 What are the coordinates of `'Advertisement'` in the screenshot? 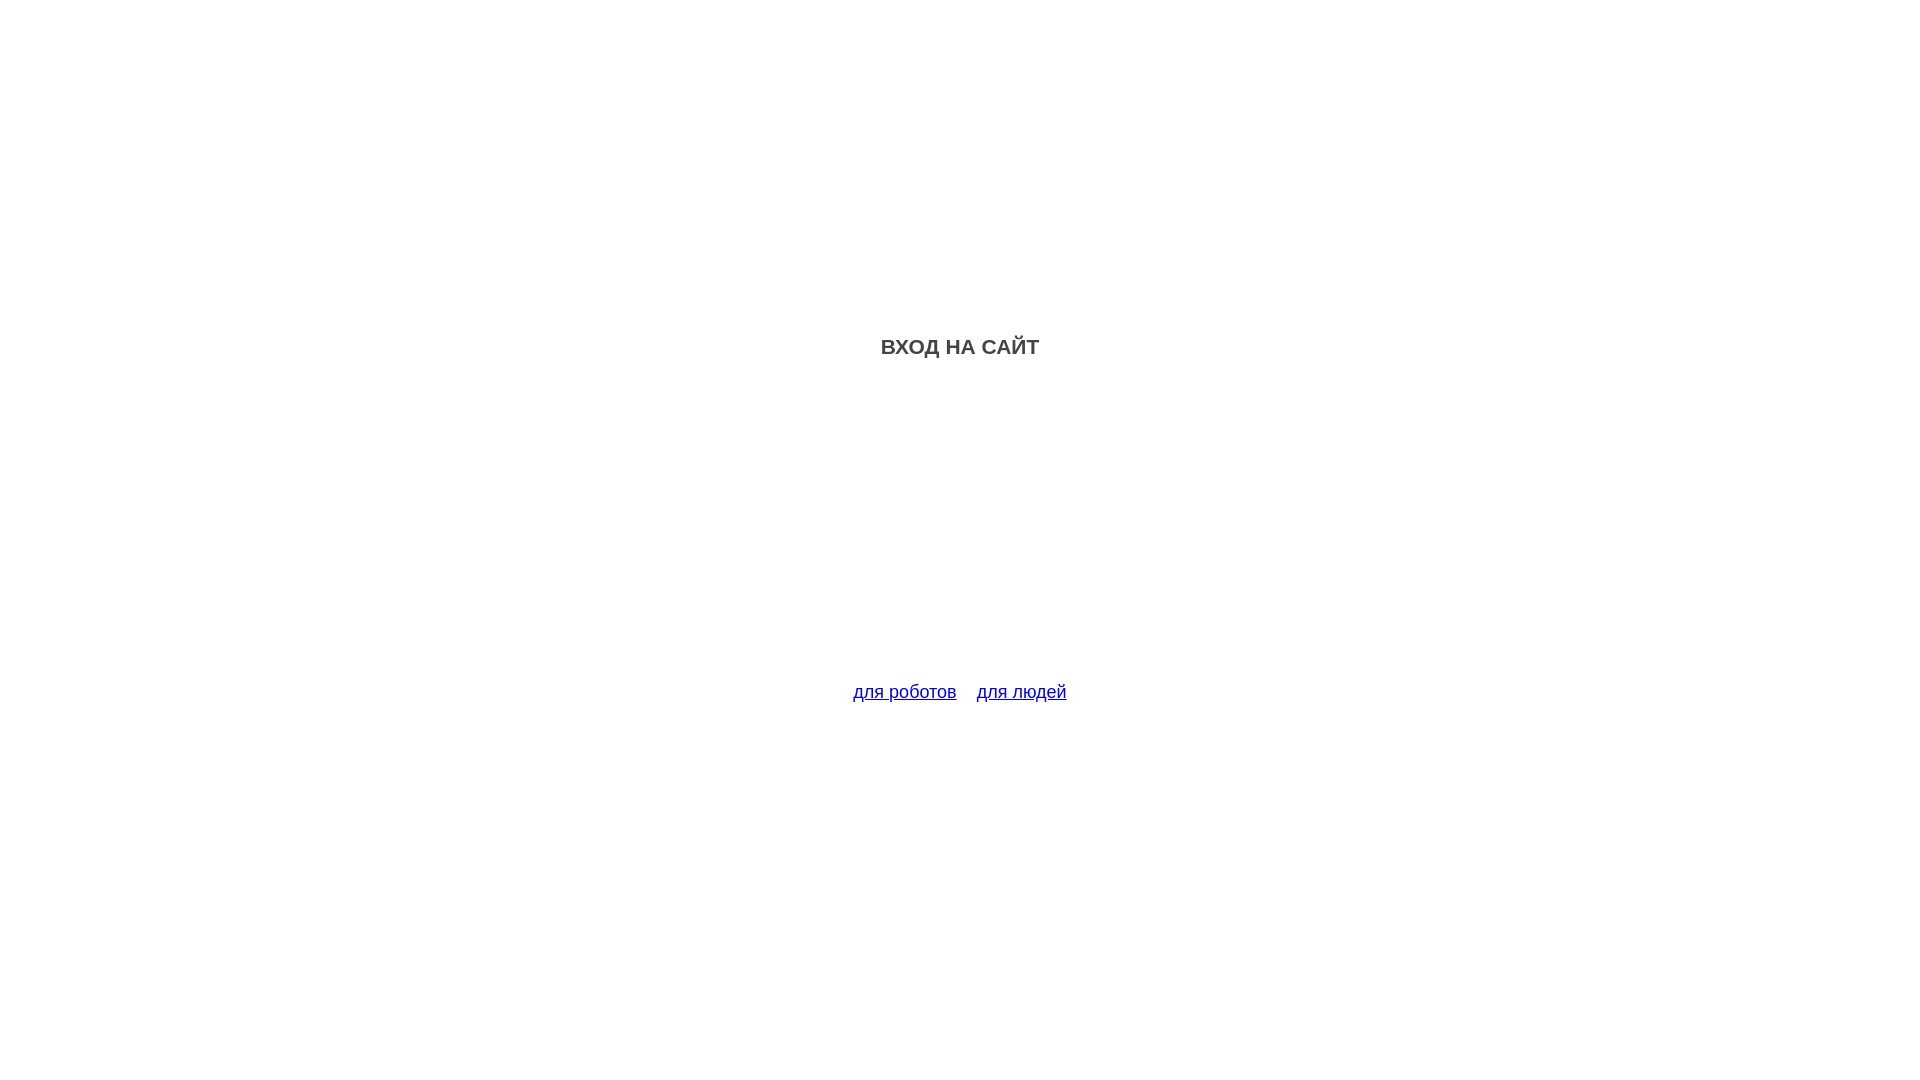 It's located at (960, 531).